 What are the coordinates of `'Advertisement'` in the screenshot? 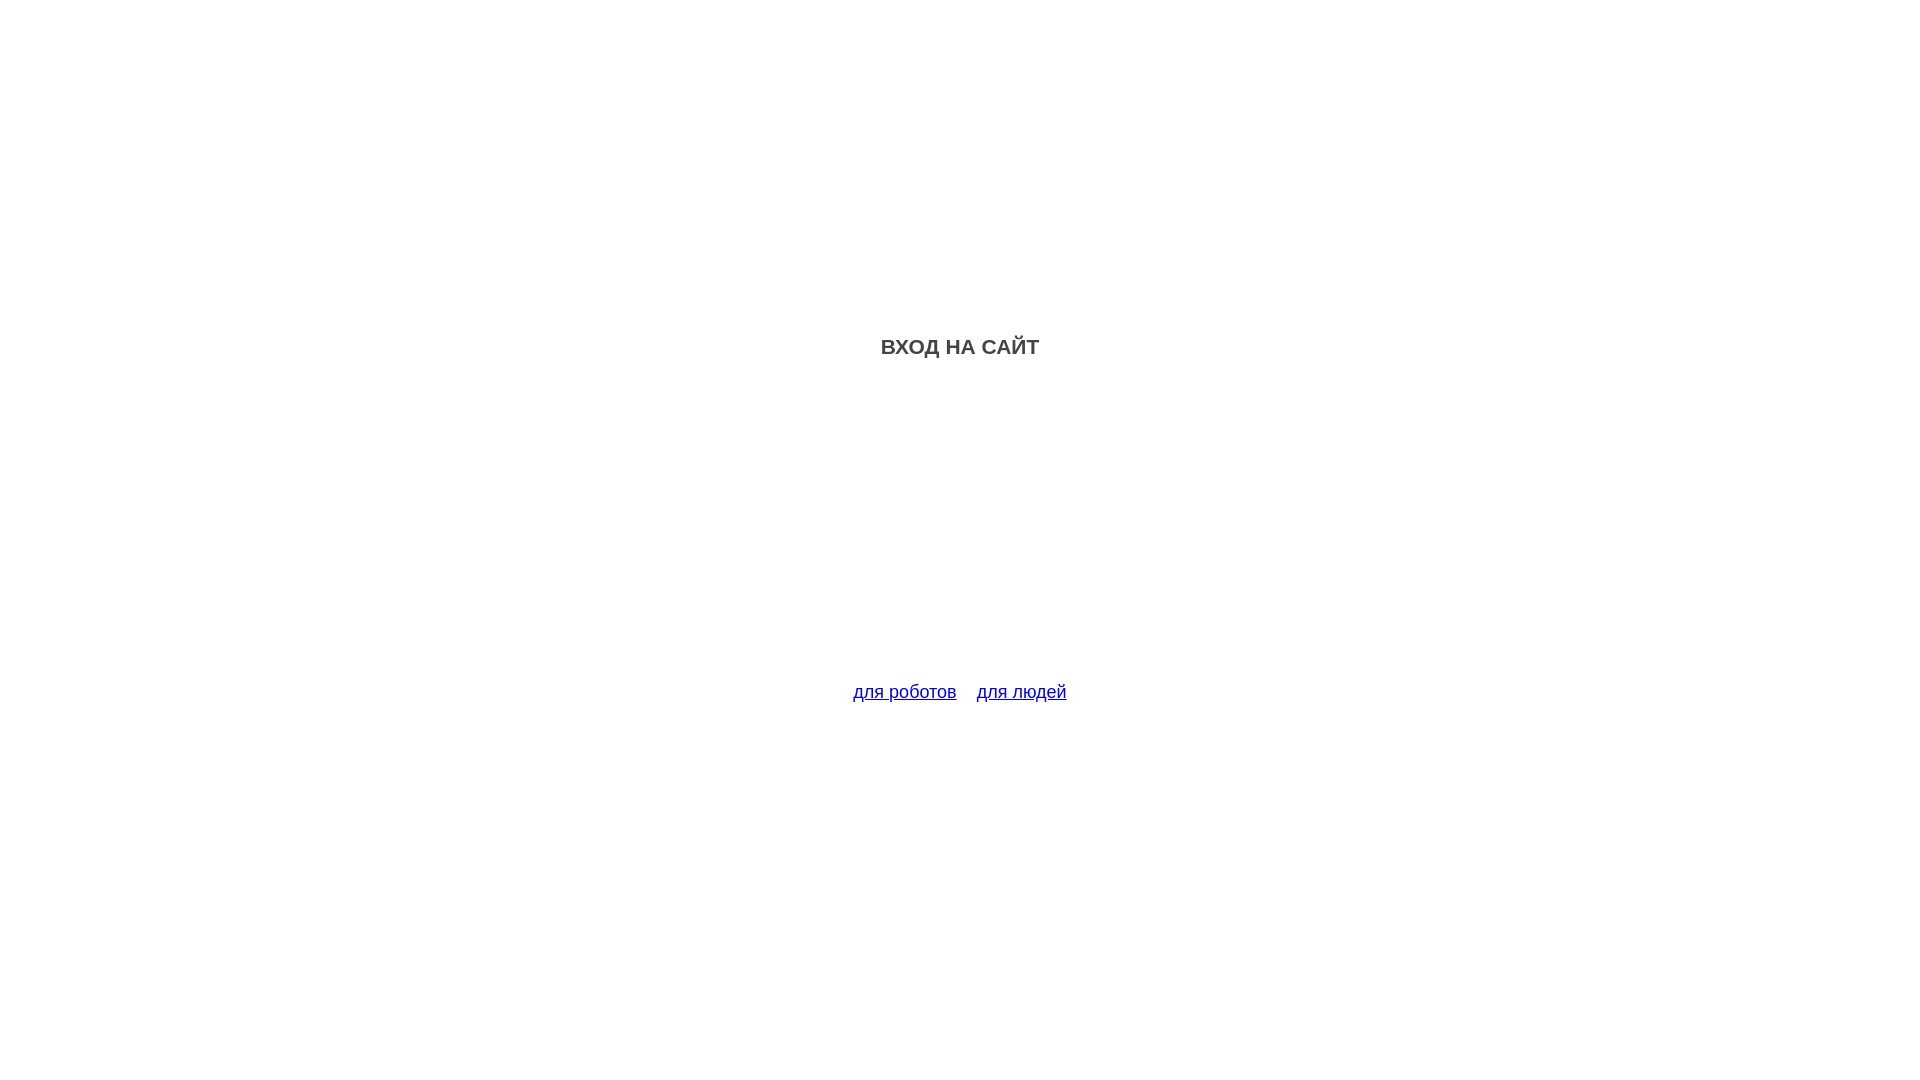 It's located at (960, 531).